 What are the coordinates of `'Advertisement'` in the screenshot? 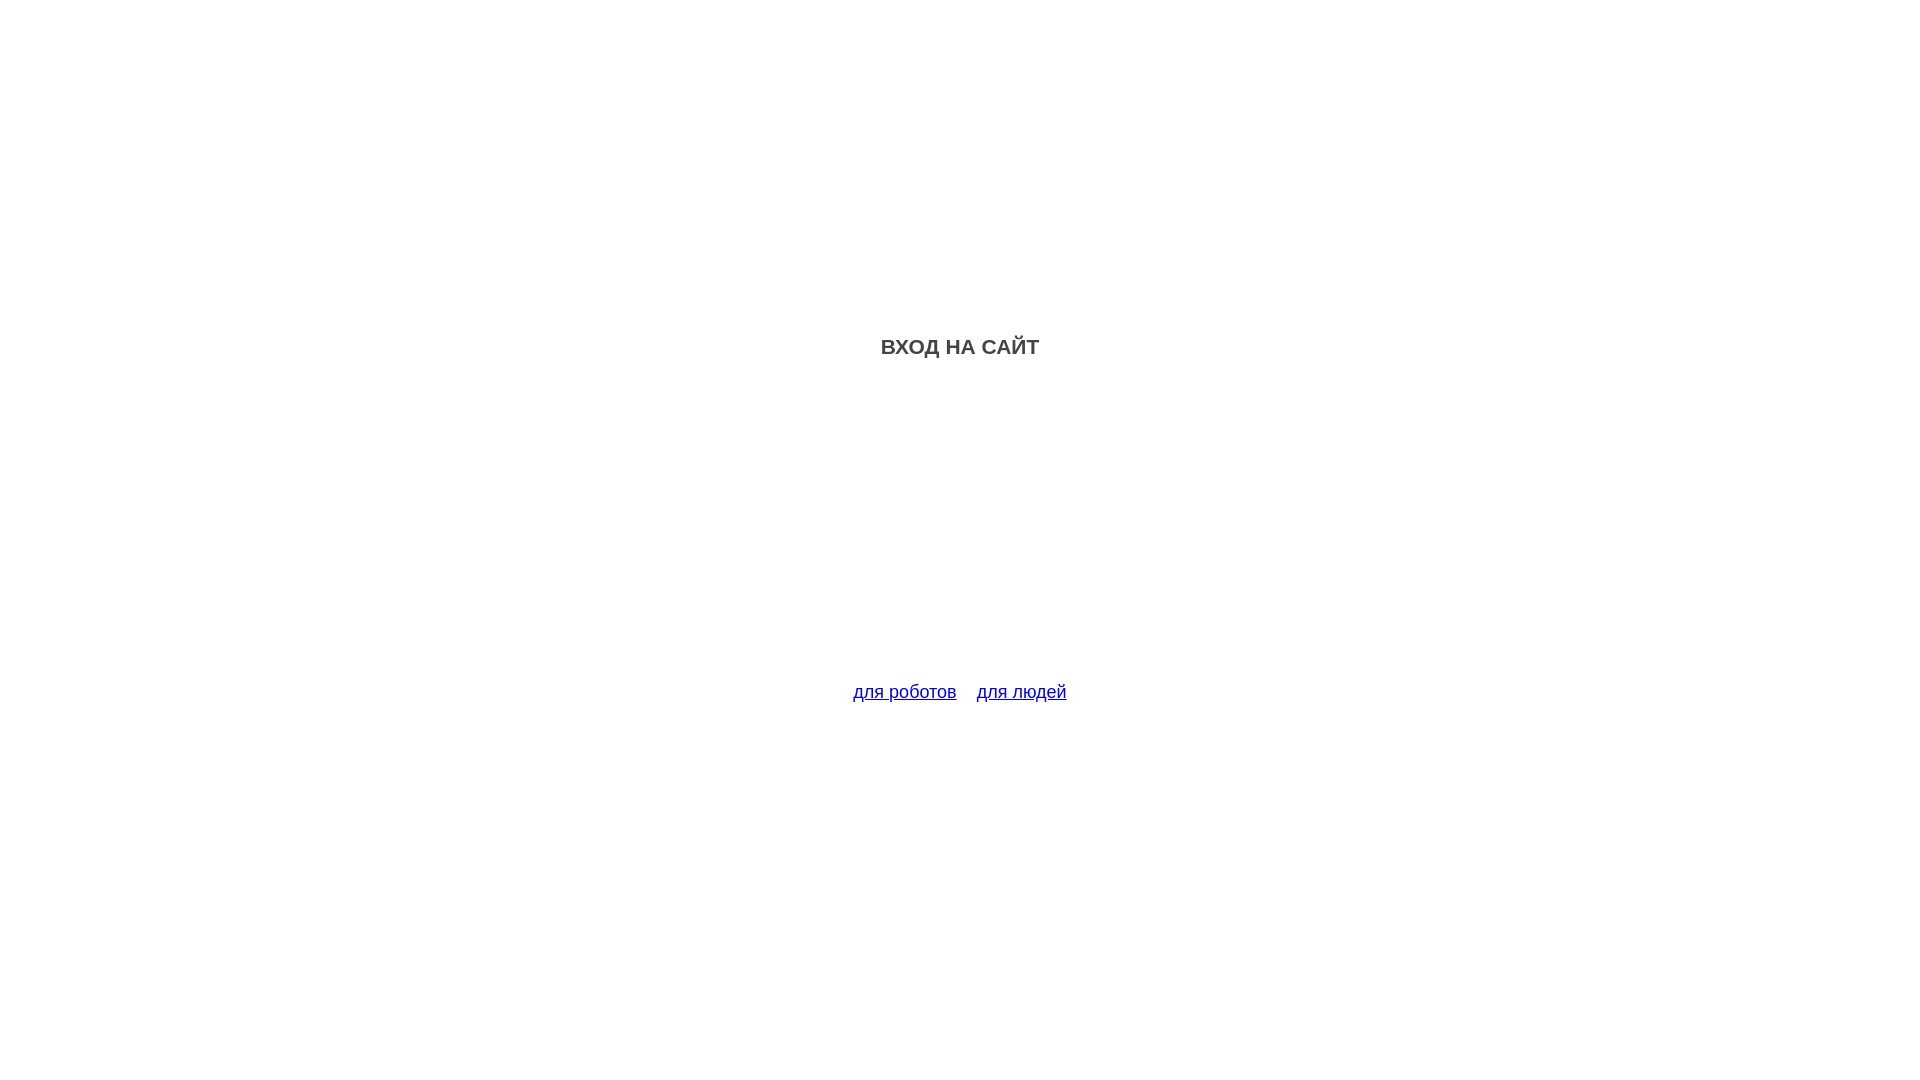 It's located at (960, 531).